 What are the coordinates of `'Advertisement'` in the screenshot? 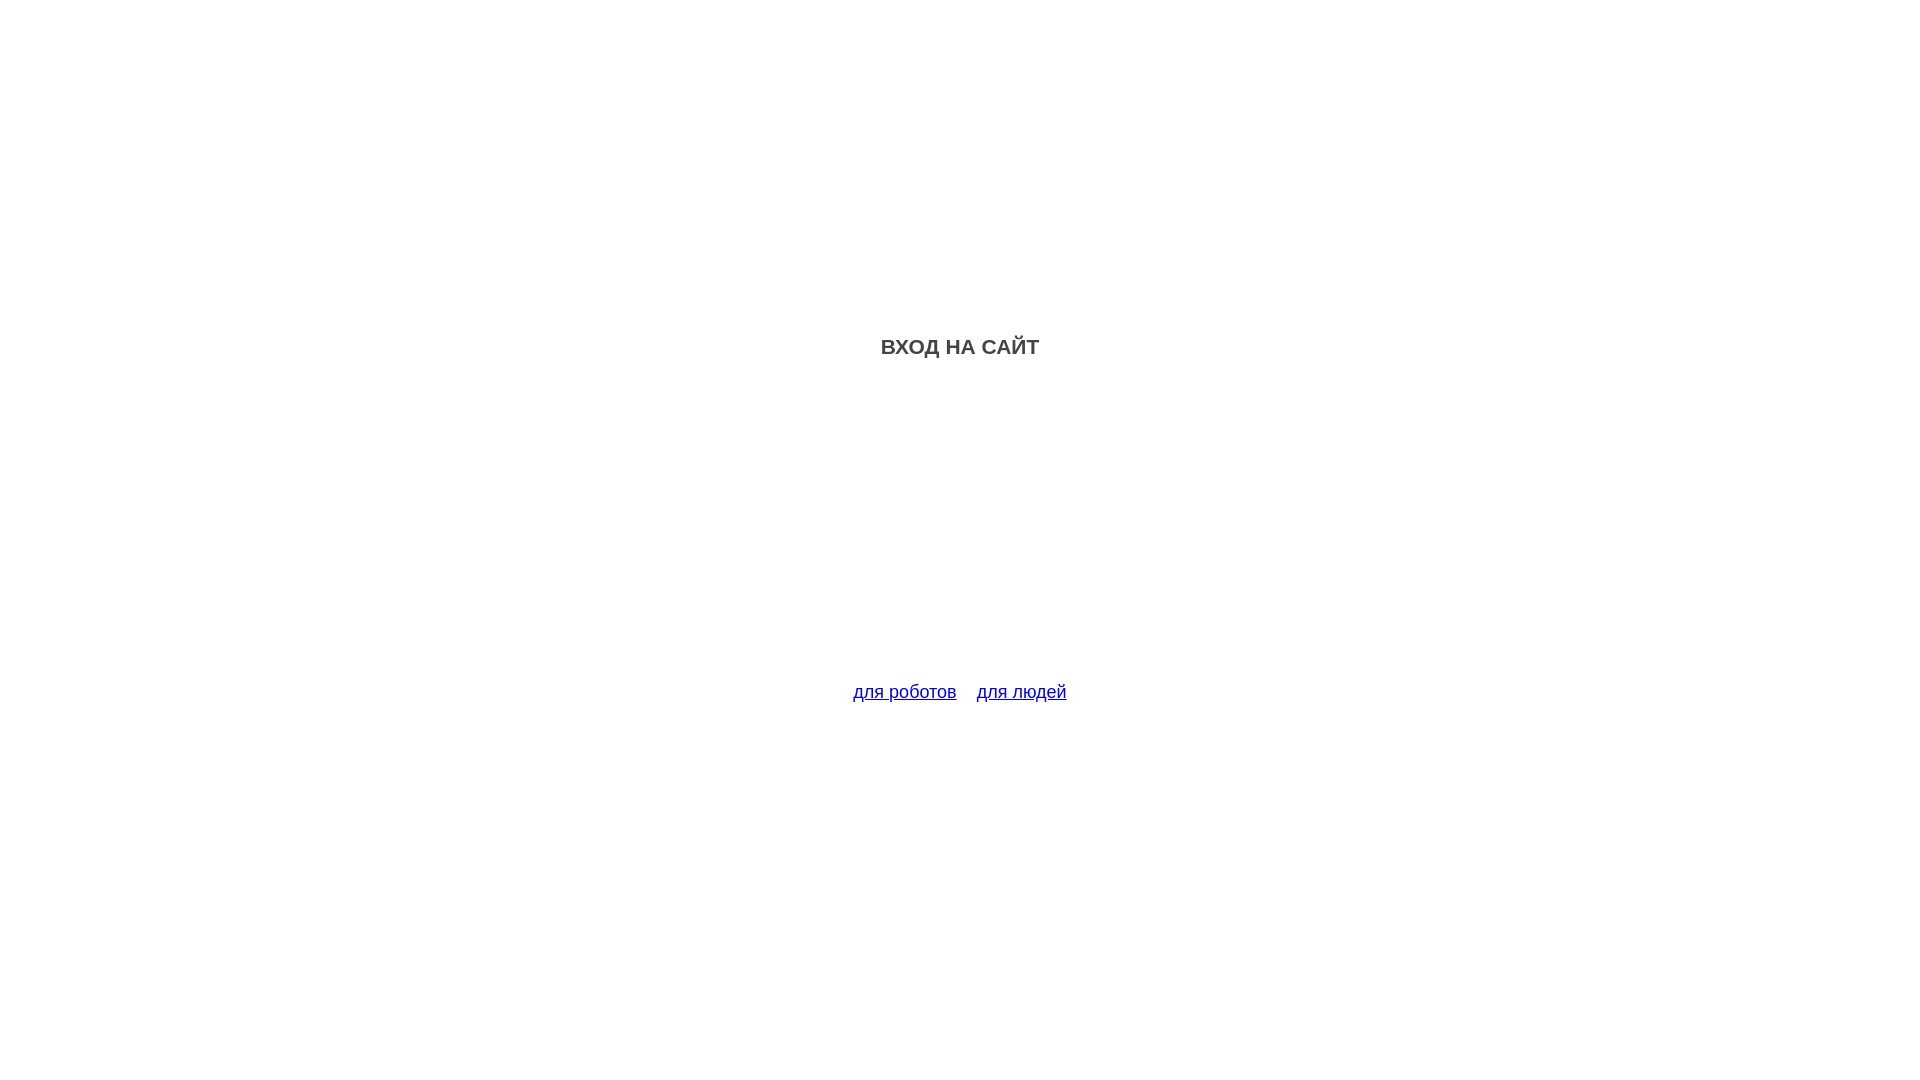 It's located at (960, 531).